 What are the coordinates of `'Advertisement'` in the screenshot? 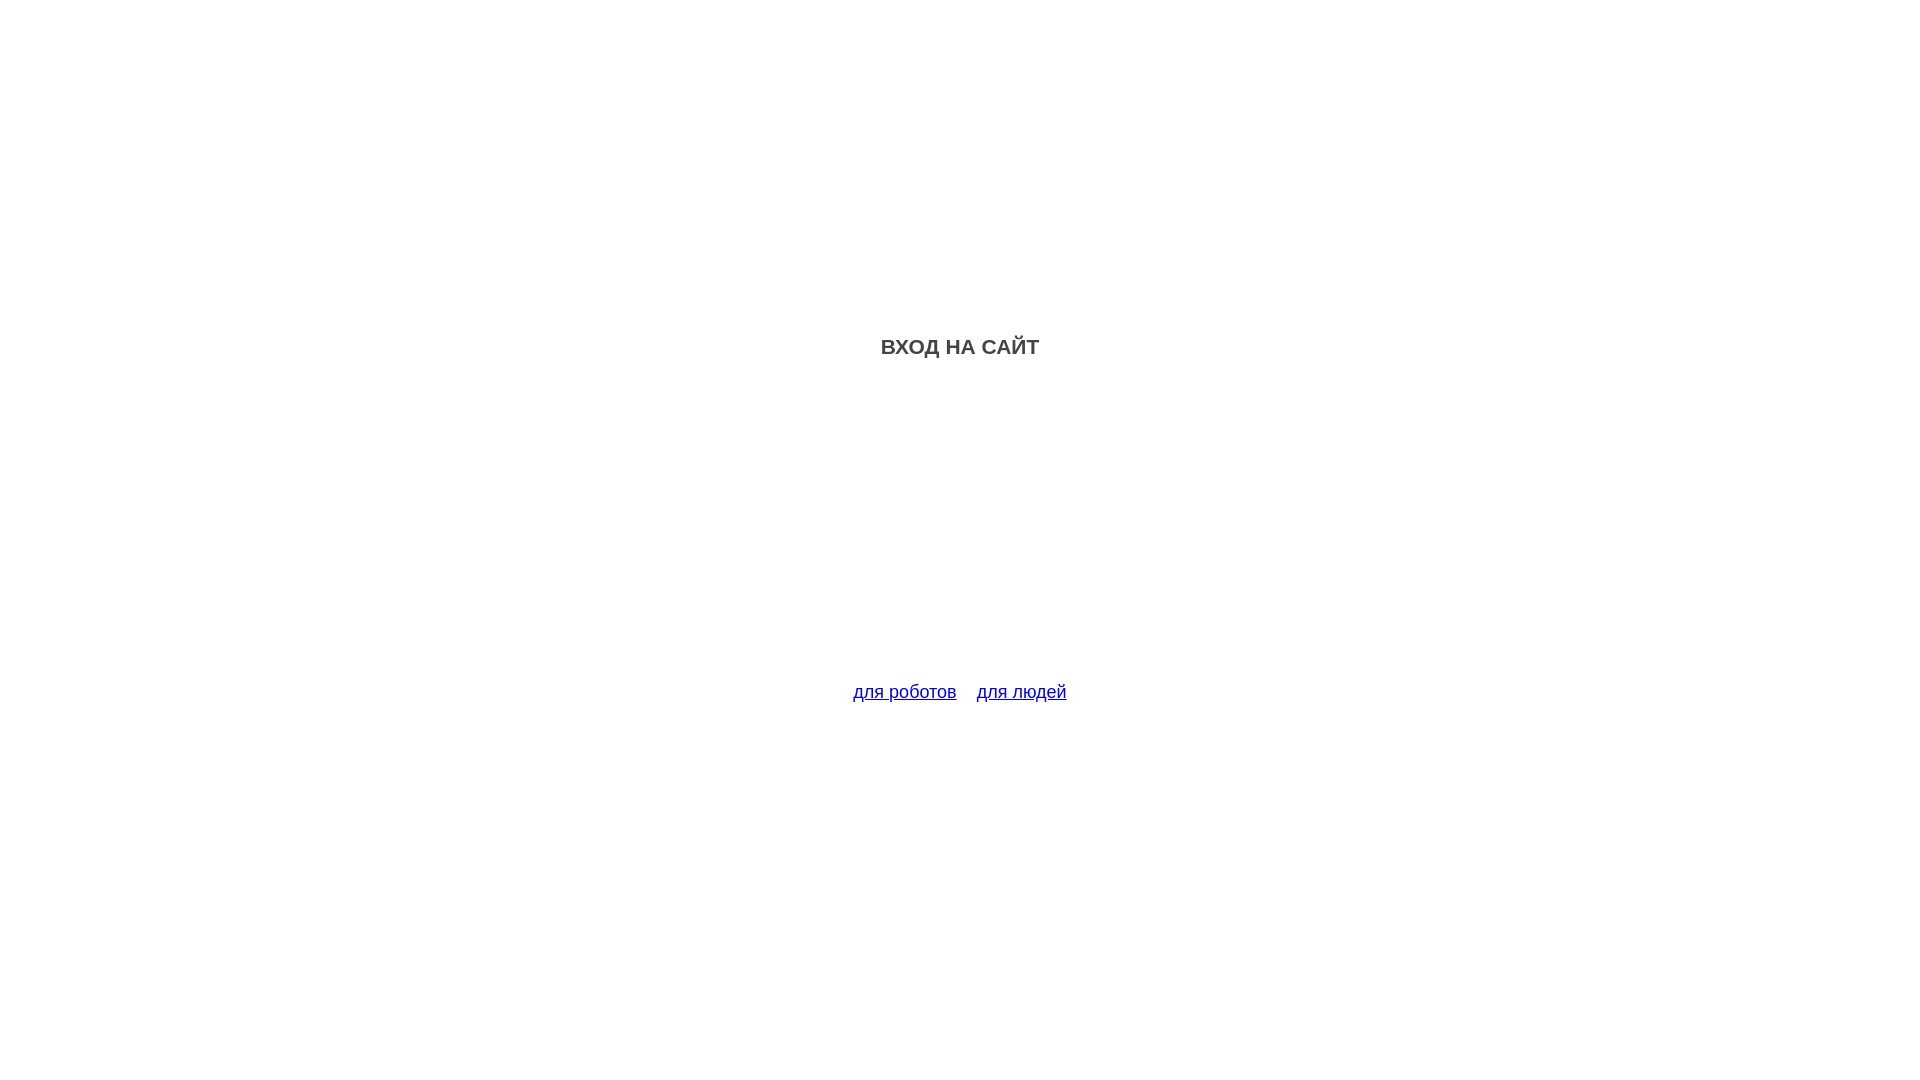 It's located at (960, 531).